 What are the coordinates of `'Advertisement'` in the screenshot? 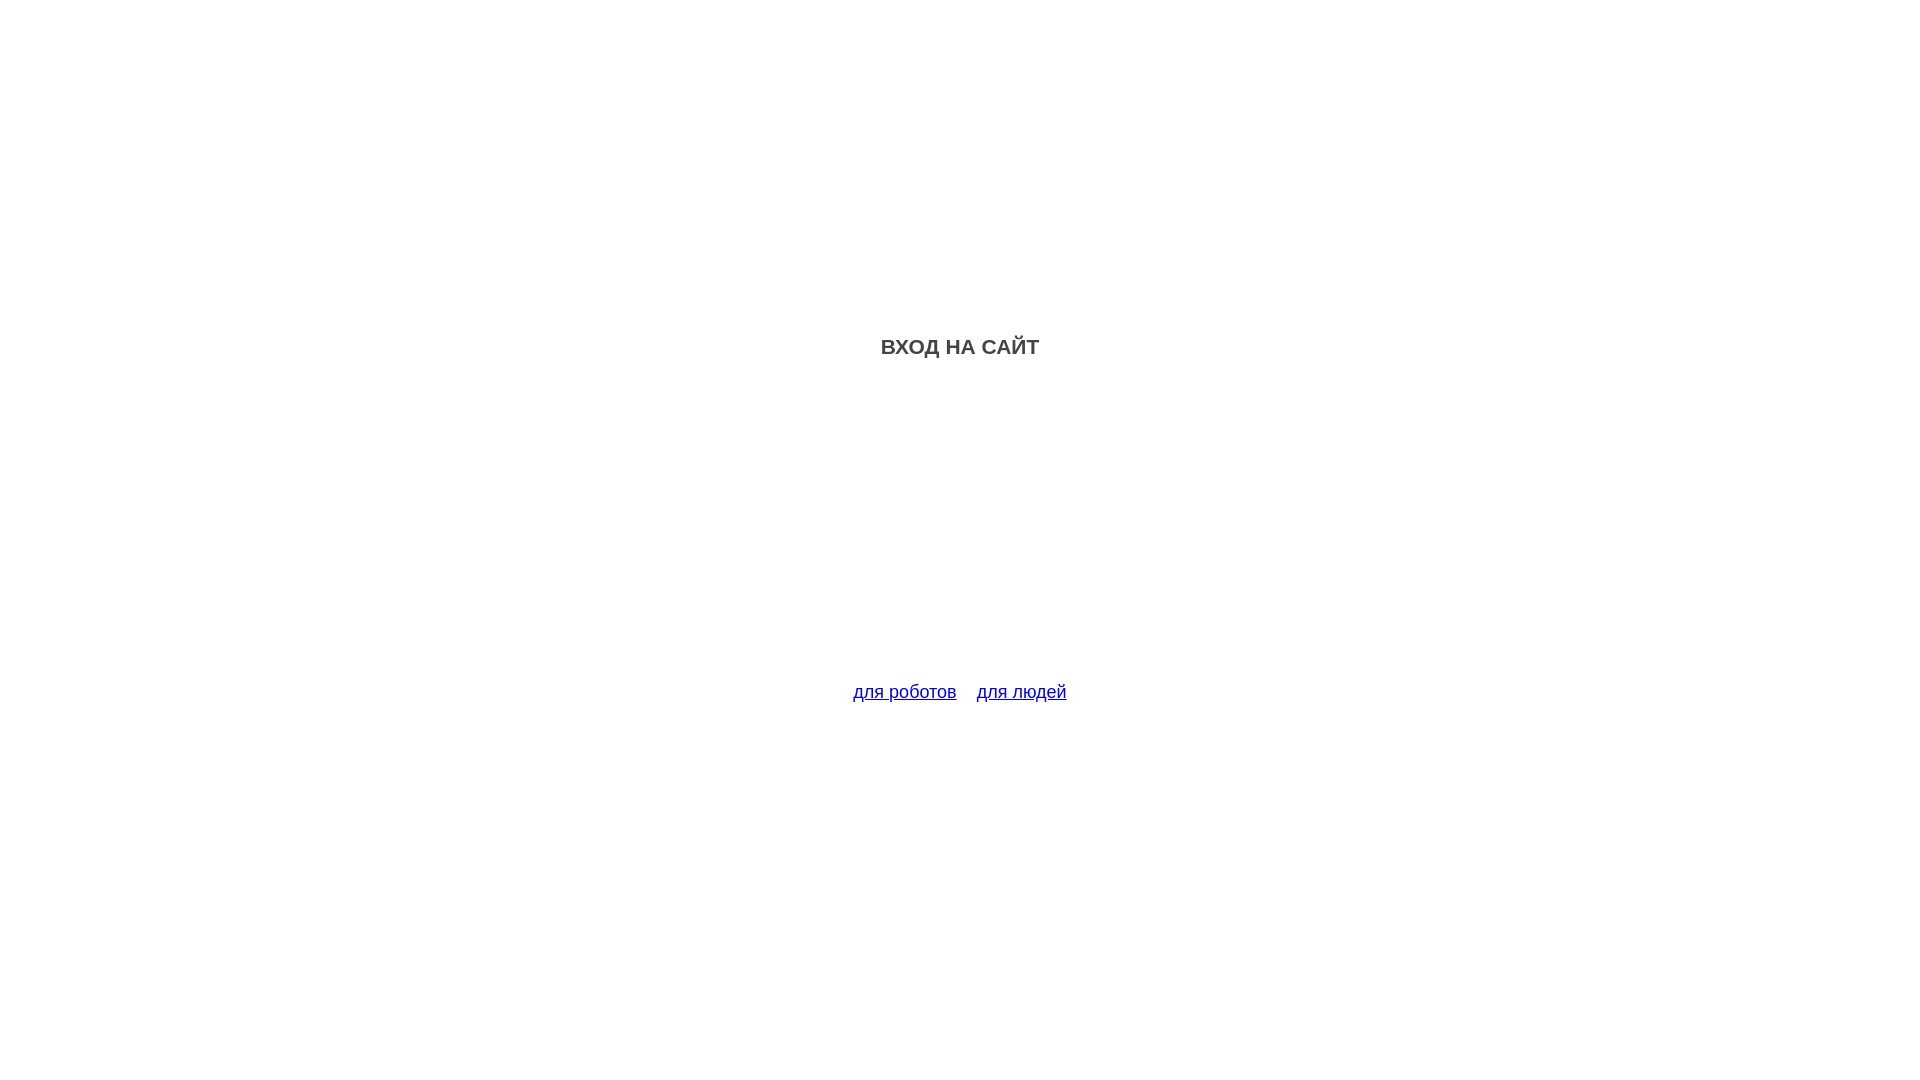 It's located at (960, 531).